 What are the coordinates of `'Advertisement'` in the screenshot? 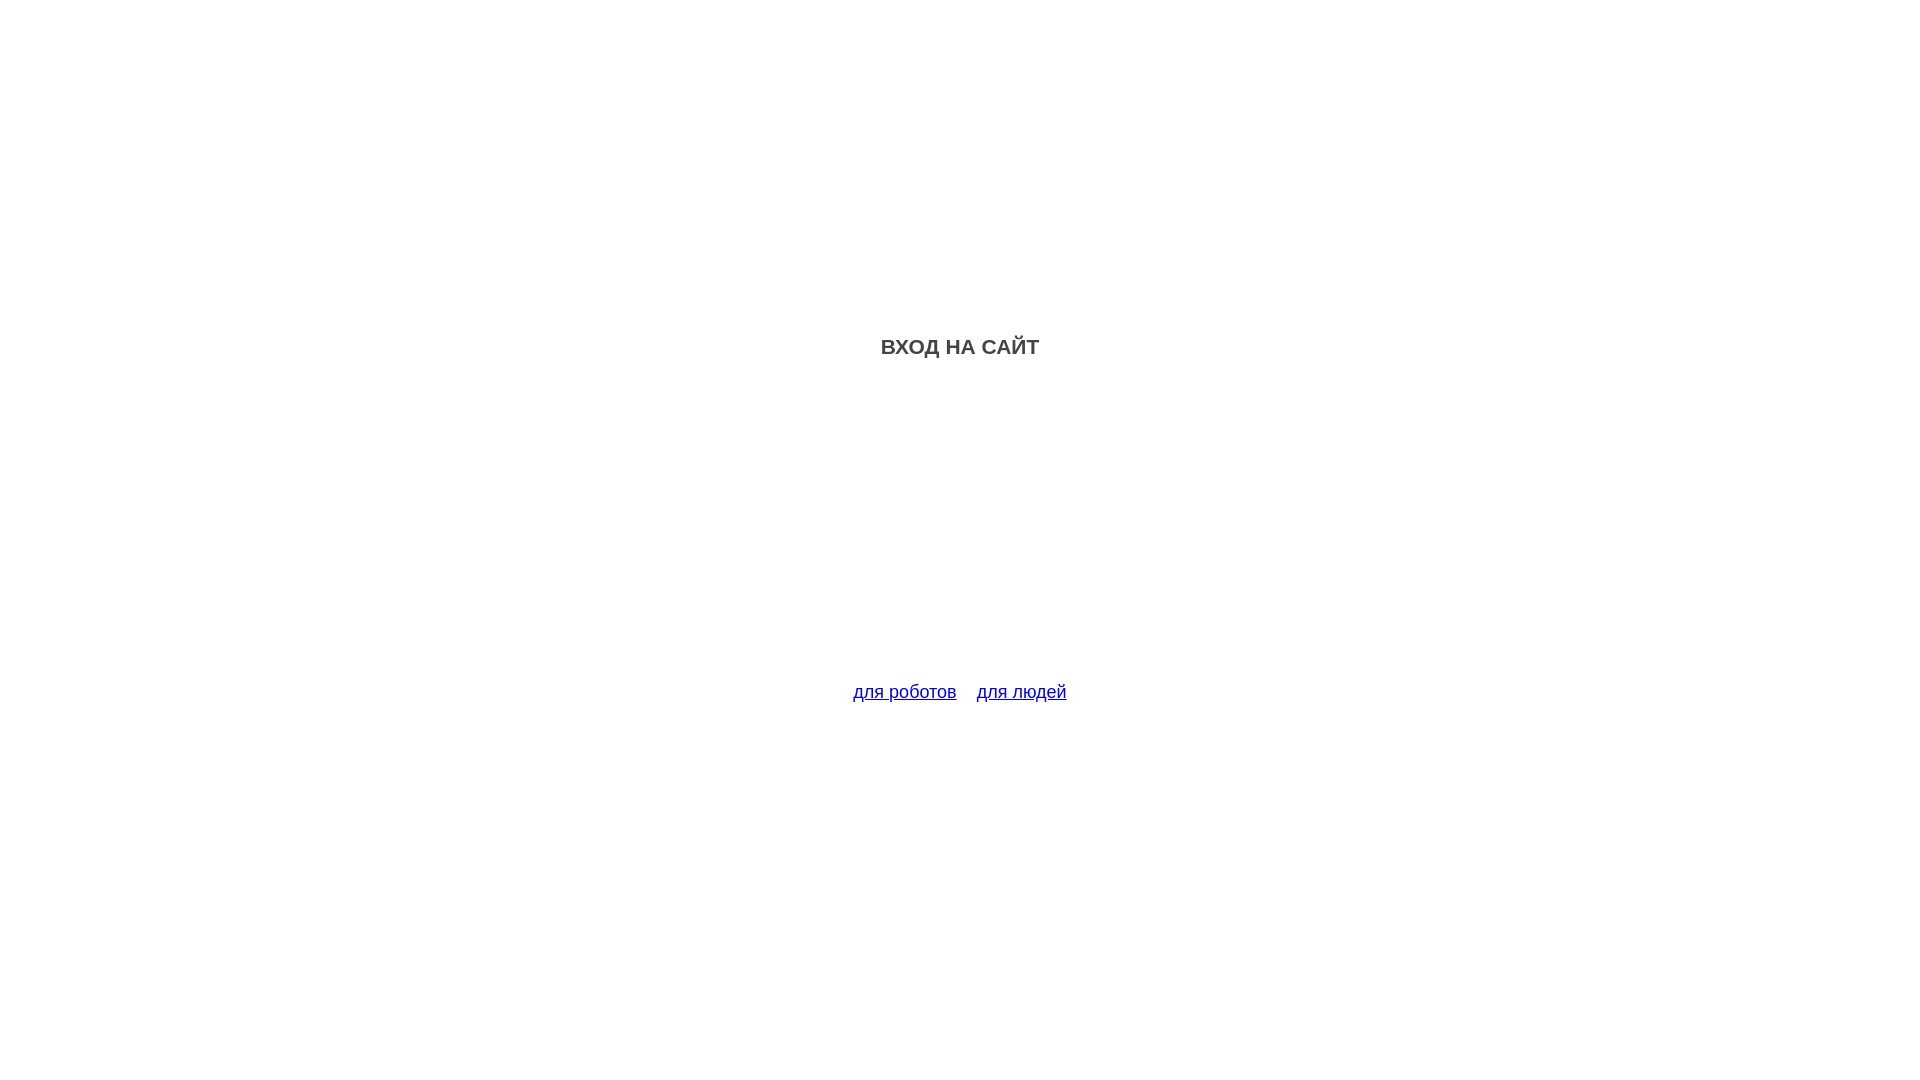 It's located at (960, 531).